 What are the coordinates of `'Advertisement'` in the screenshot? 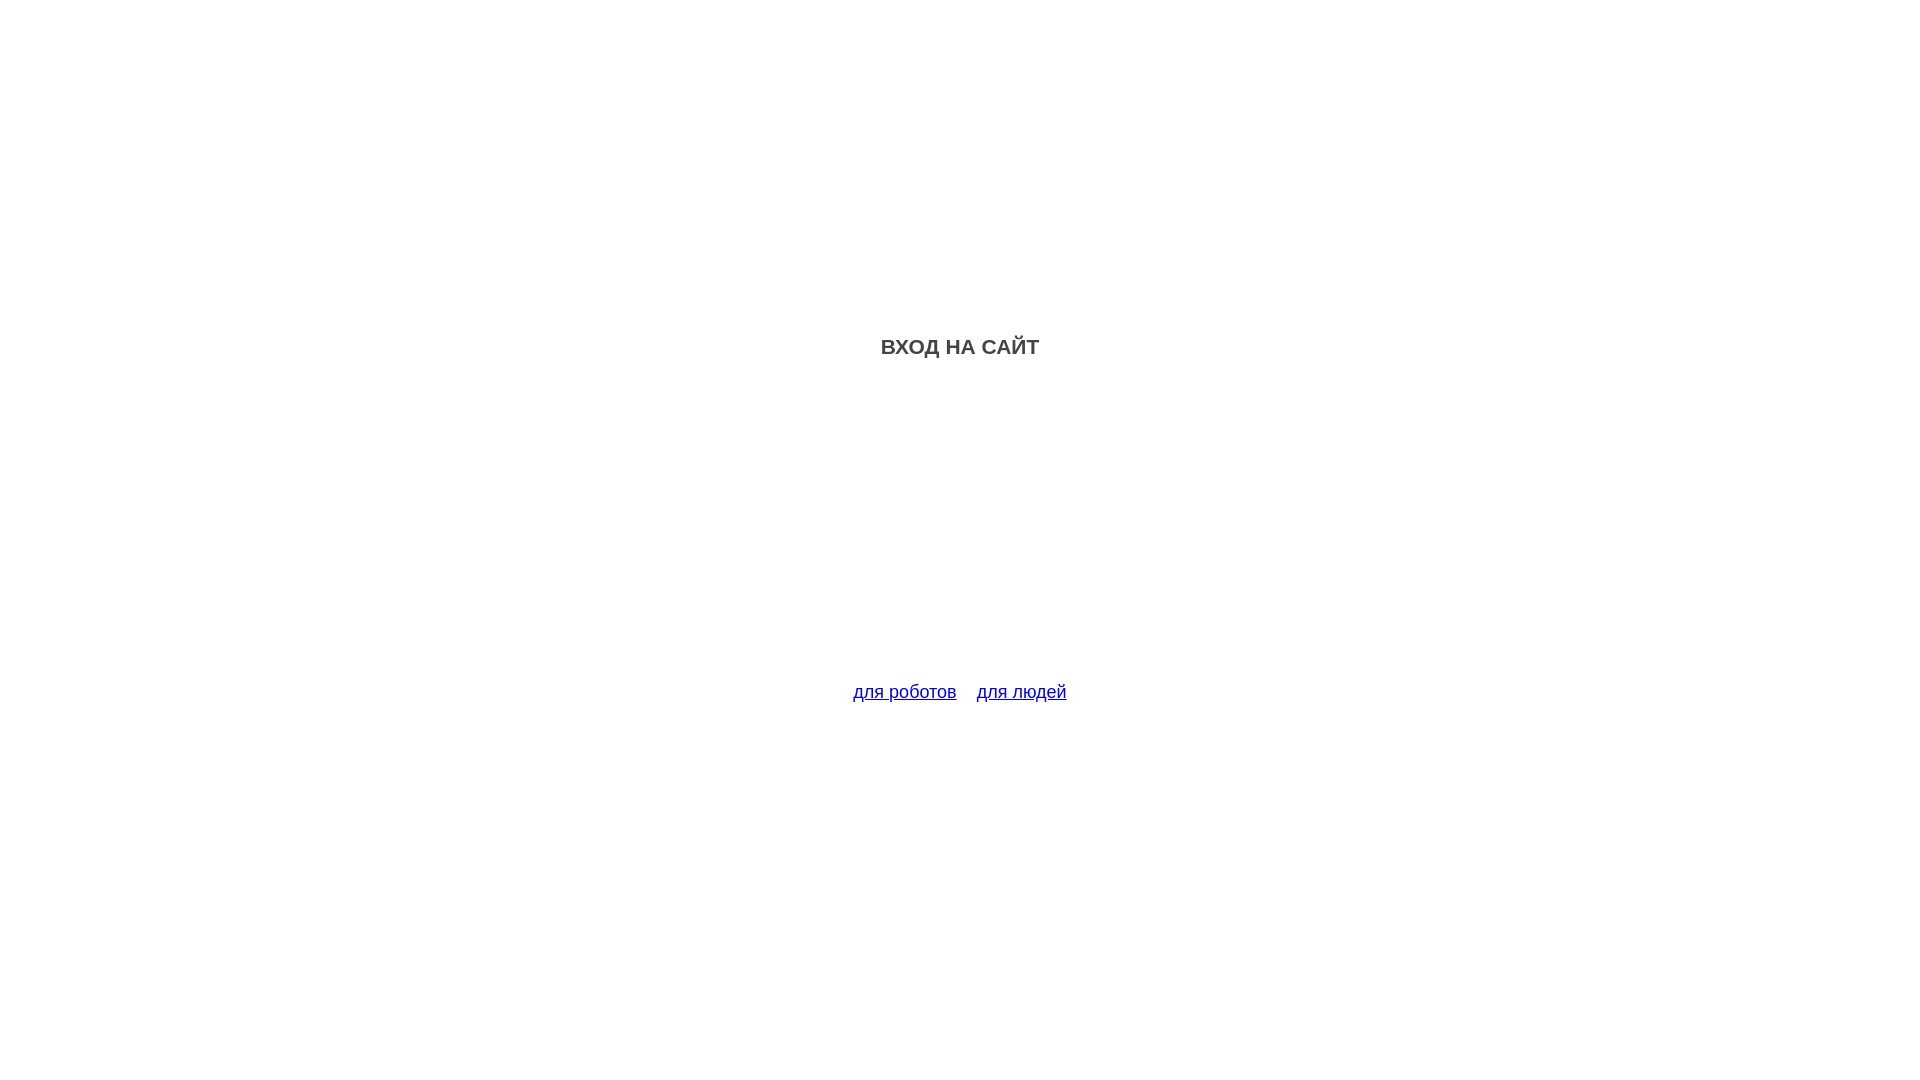 It's located at (960, 531).